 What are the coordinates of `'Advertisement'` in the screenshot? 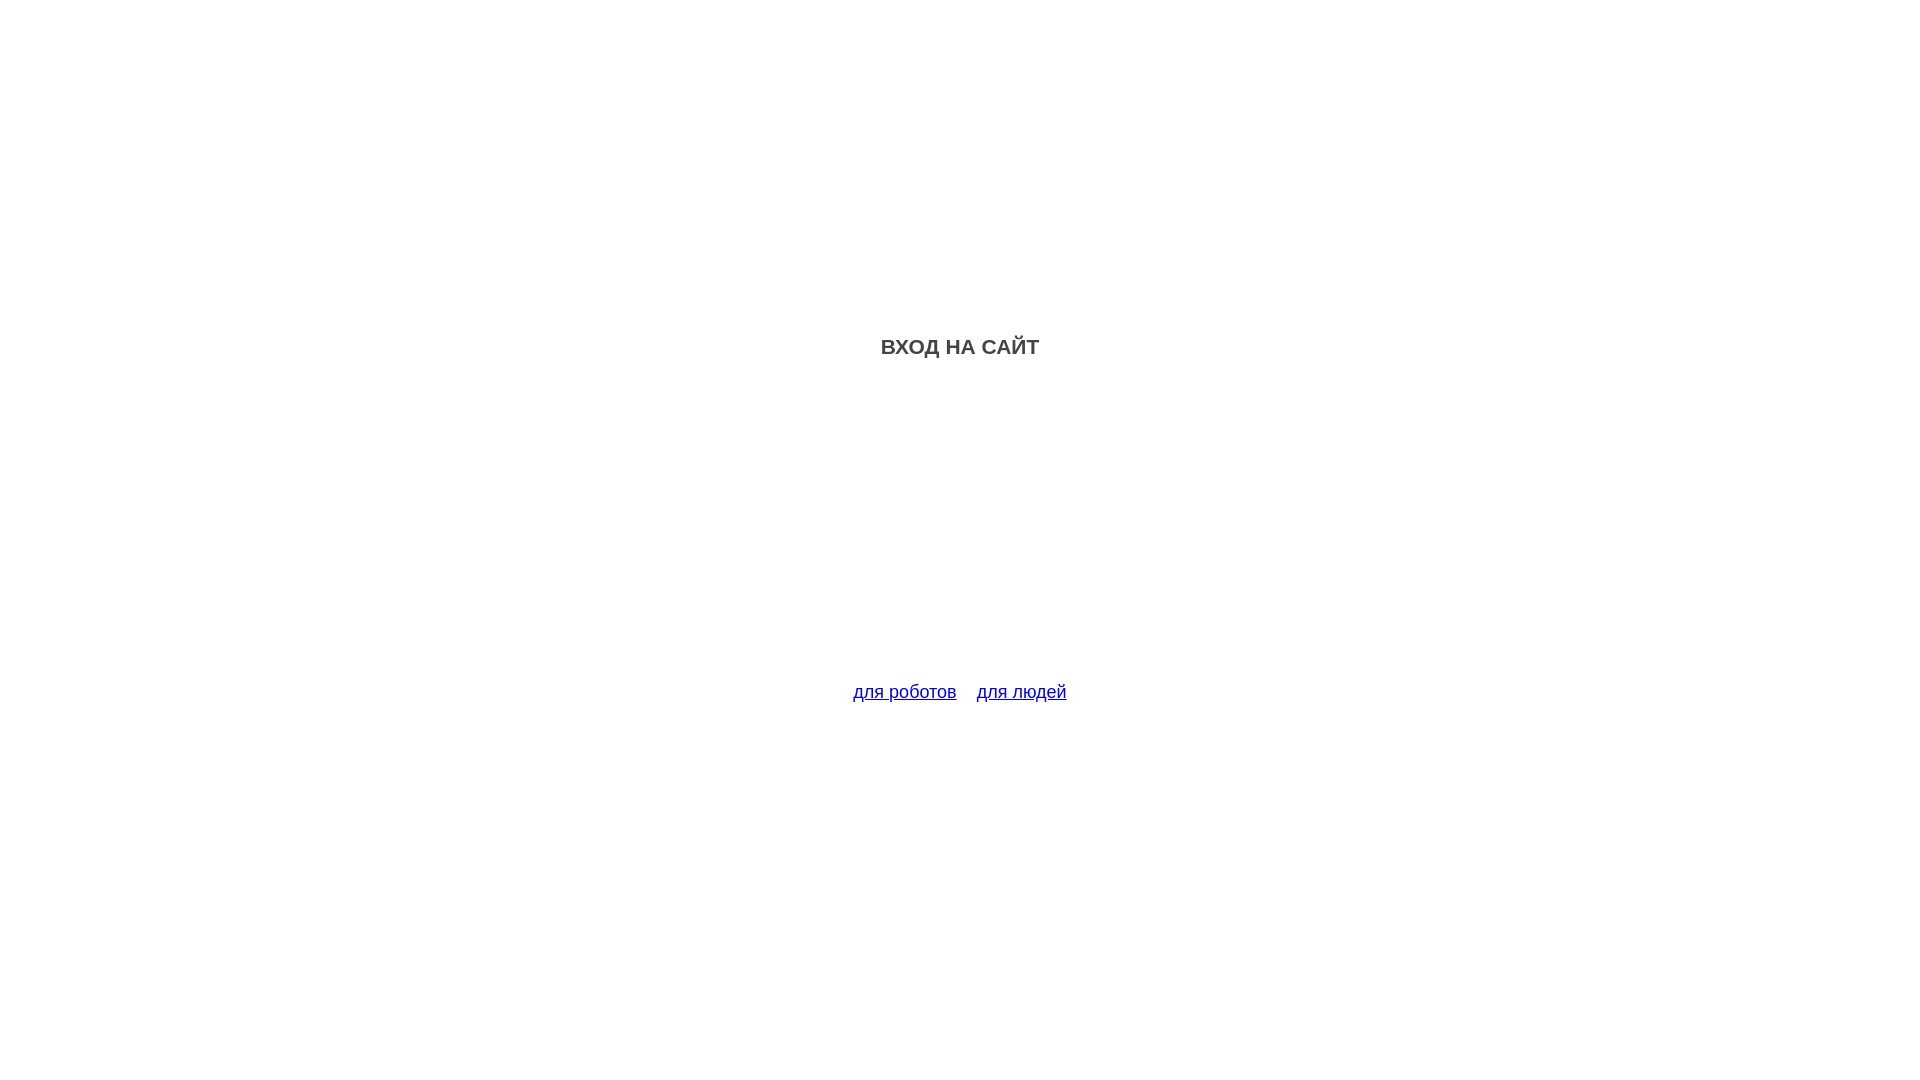 It's located at (960, 531).